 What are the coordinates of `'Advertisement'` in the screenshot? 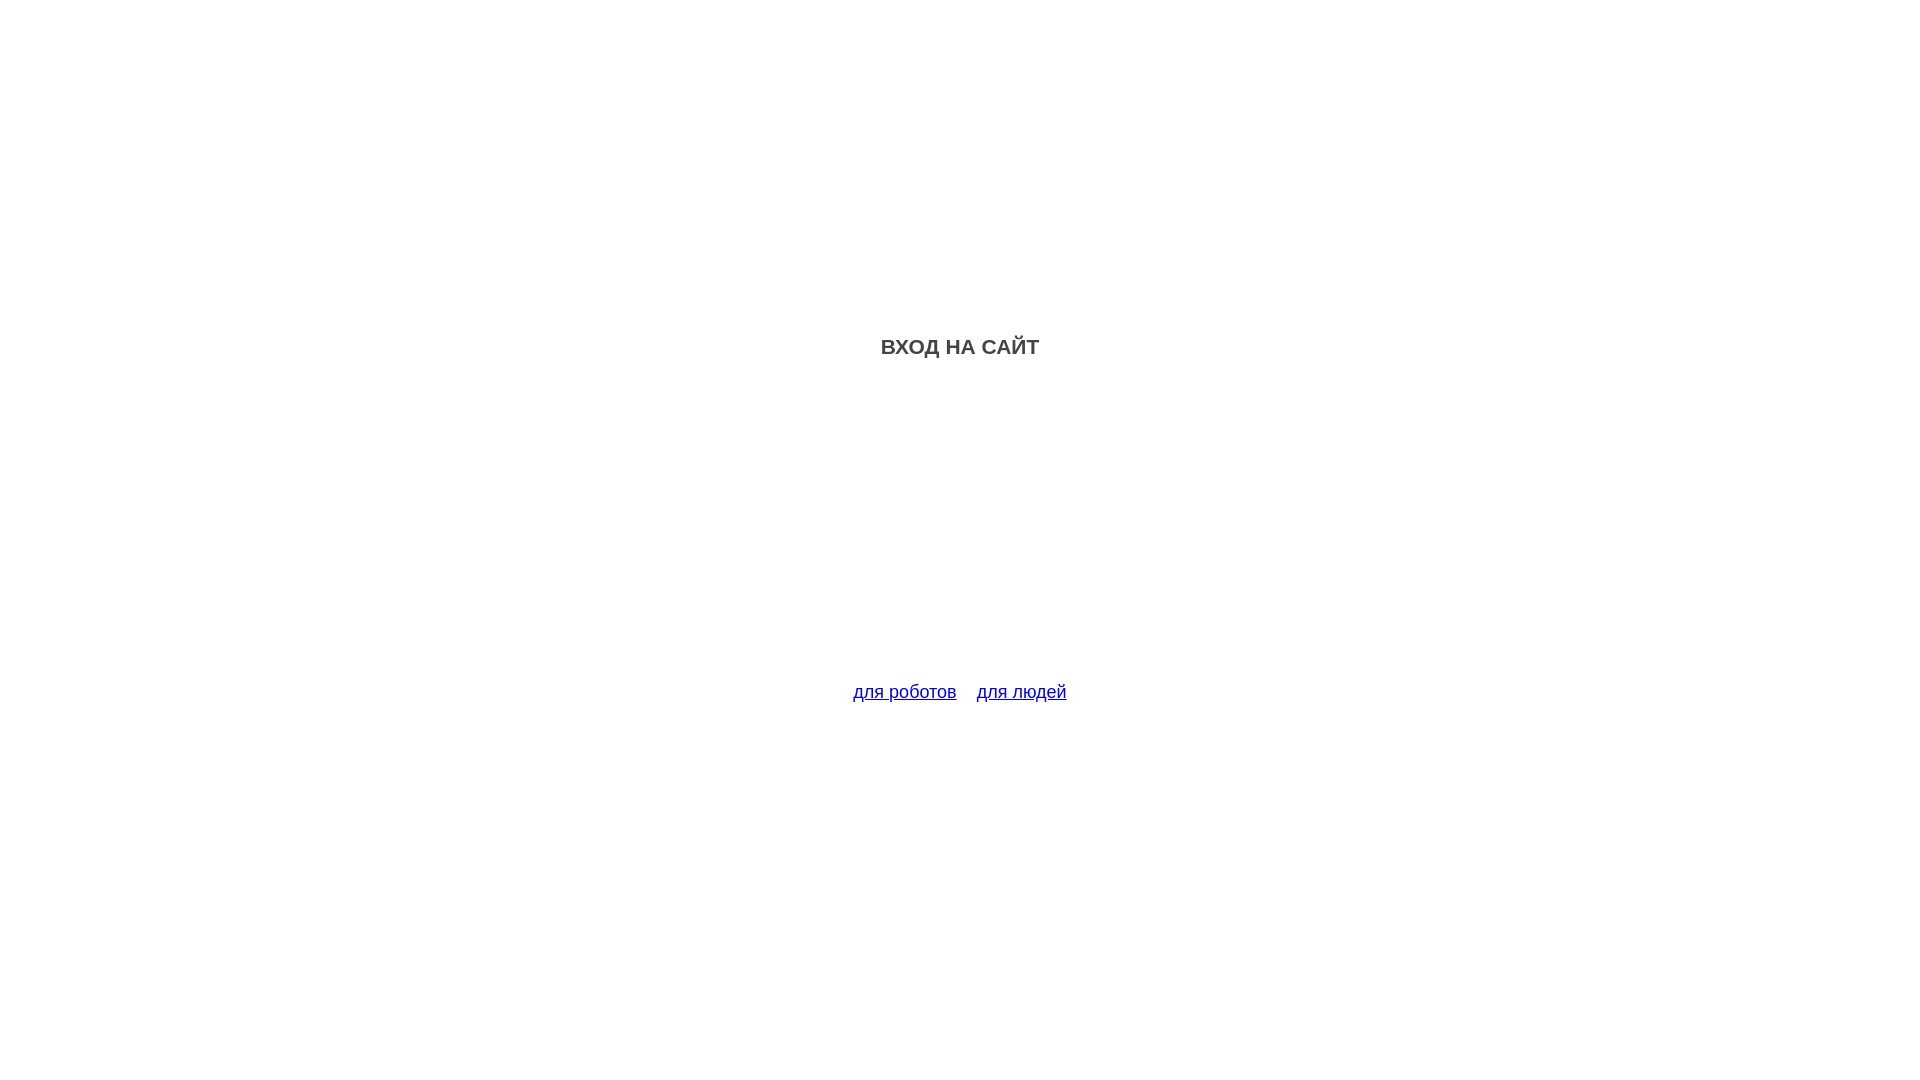 It's located at (960, 531).